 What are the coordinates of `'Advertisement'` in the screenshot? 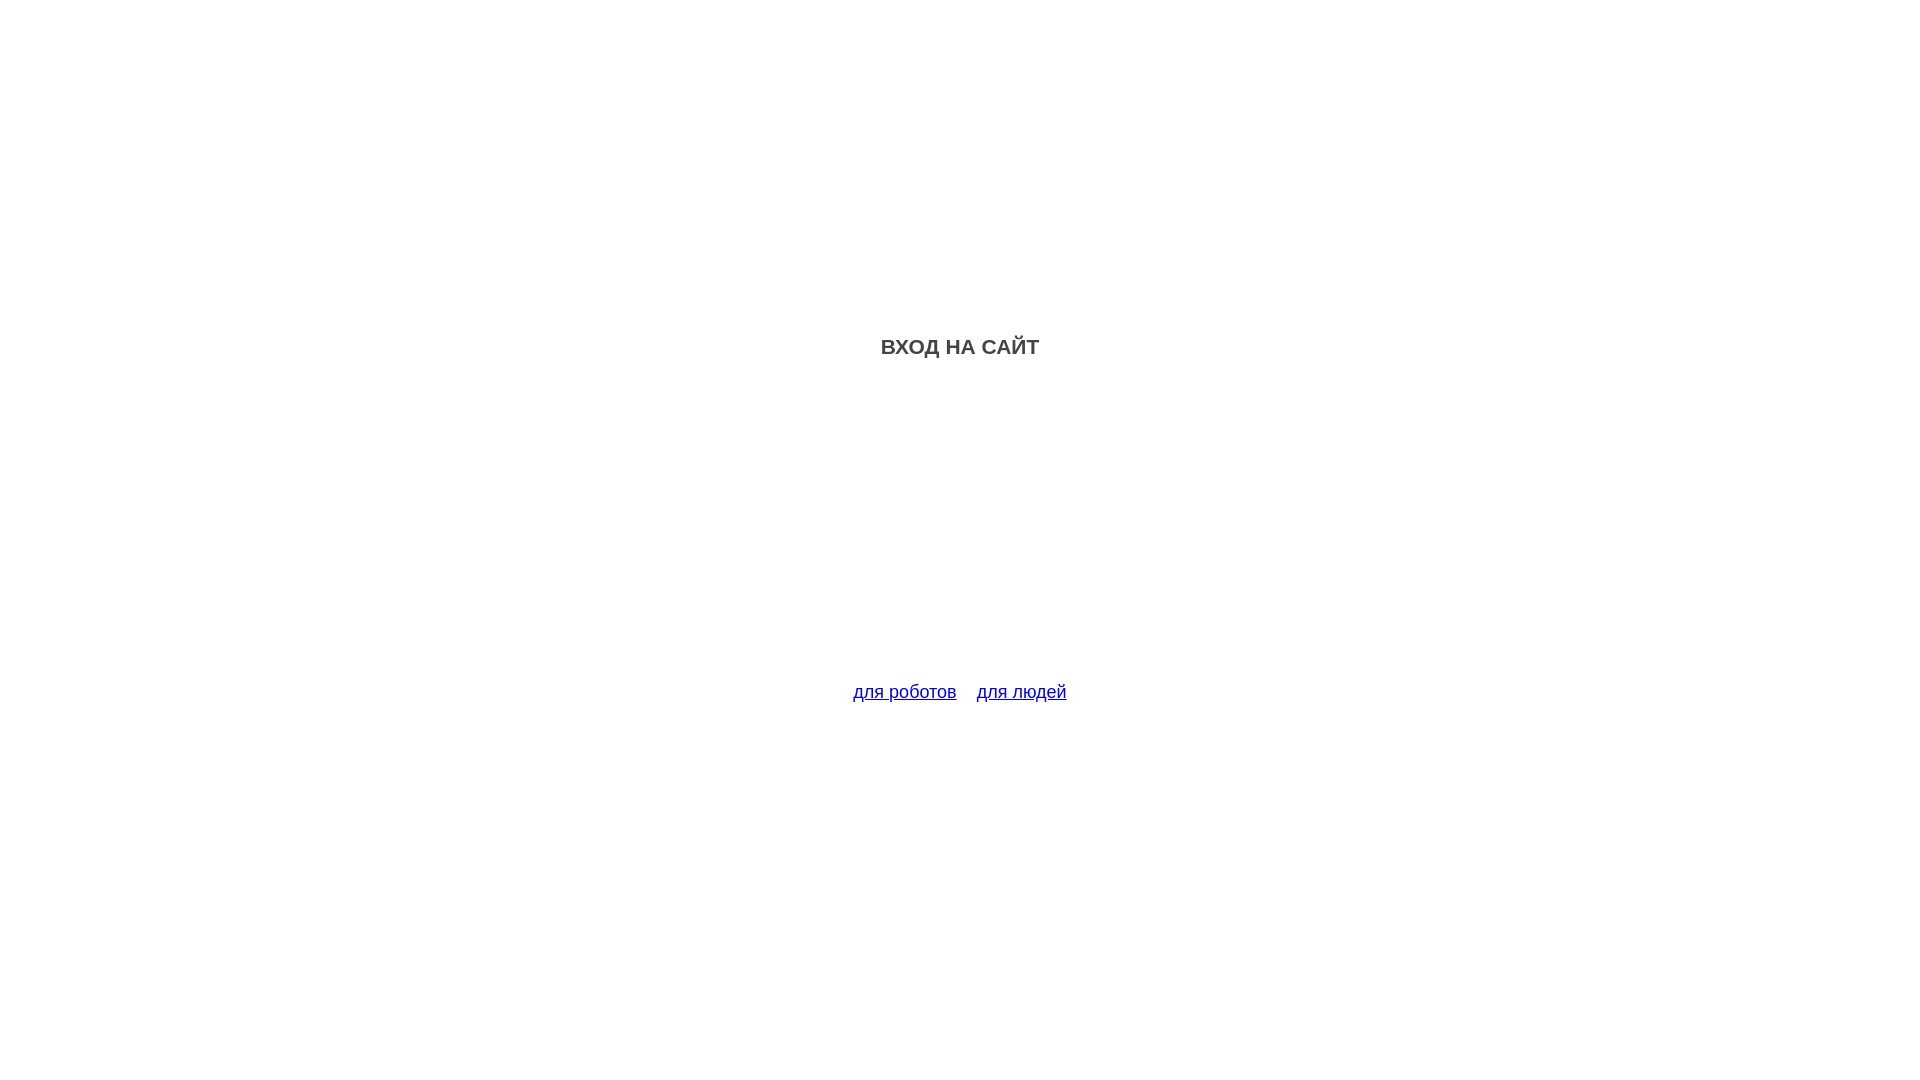 It's located at (960, 531).